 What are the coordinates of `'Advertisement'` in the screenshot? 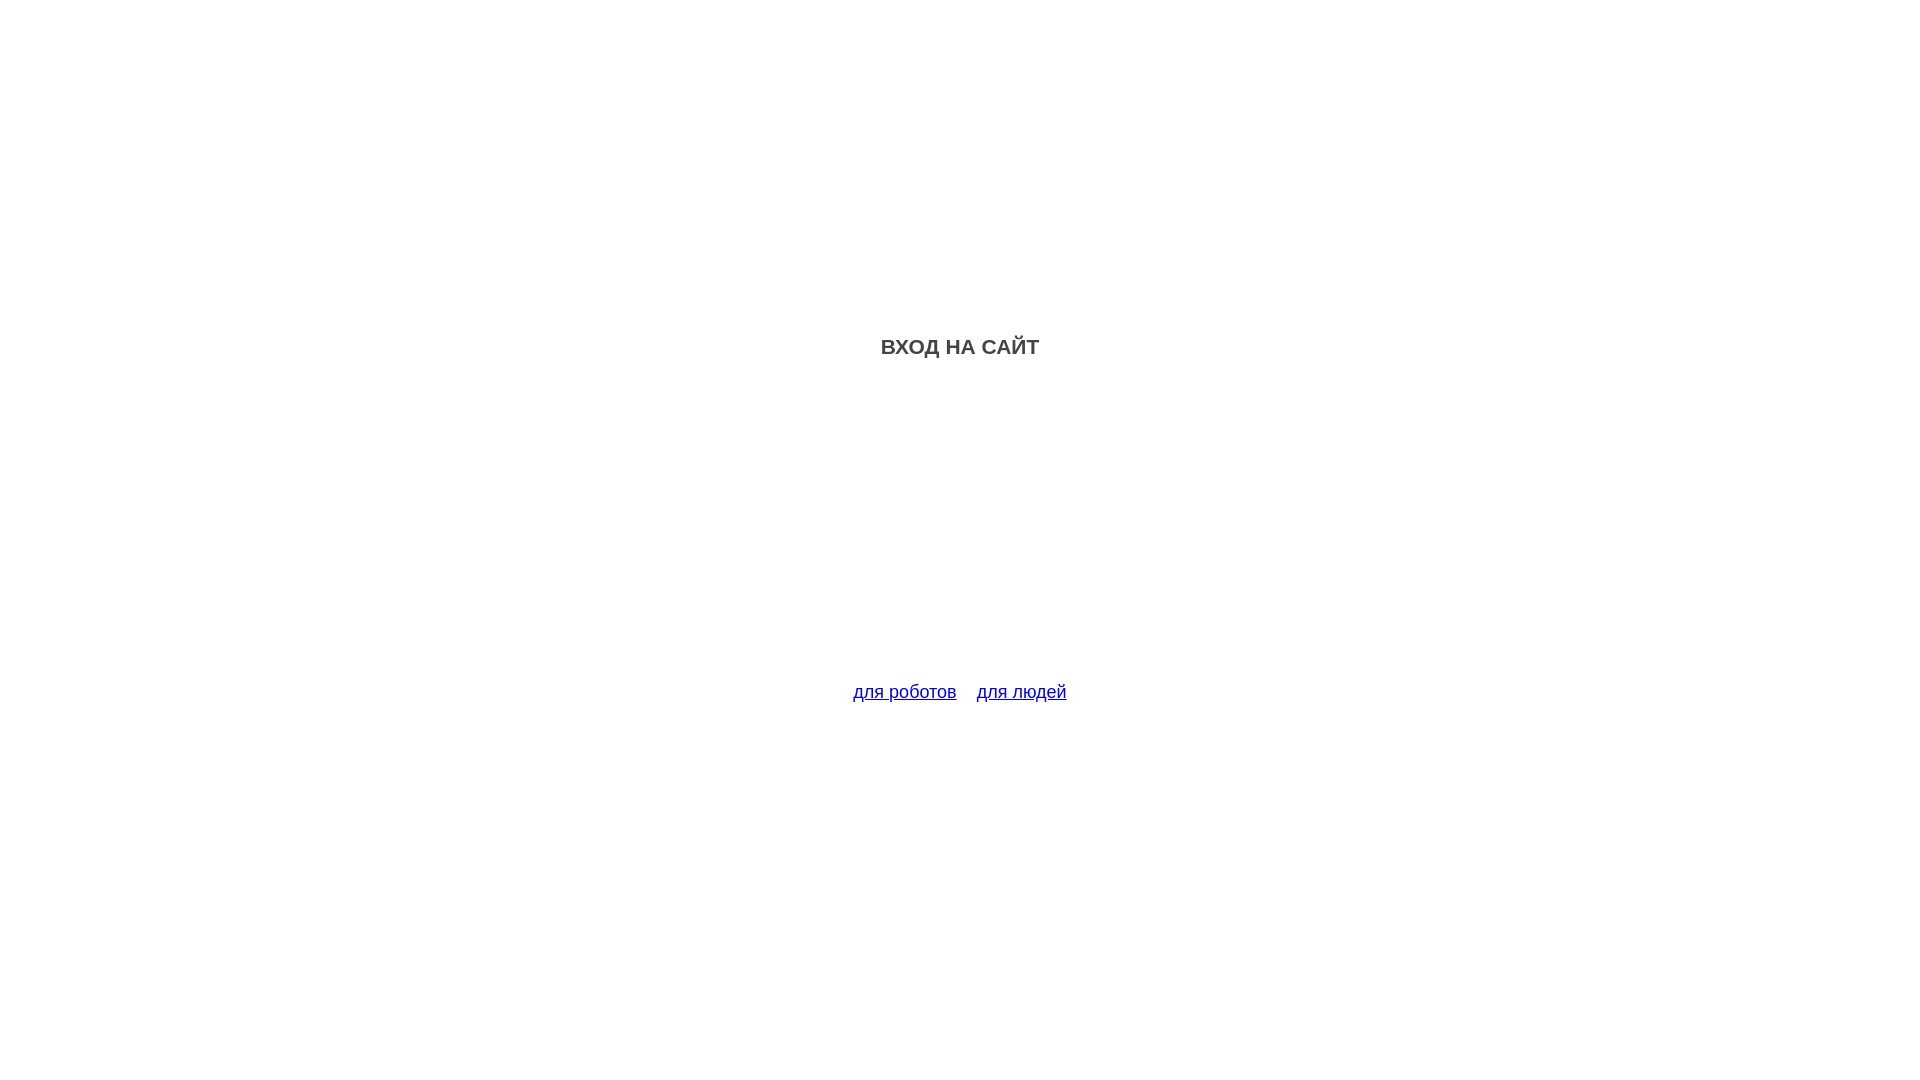 It's located at (960, 531).